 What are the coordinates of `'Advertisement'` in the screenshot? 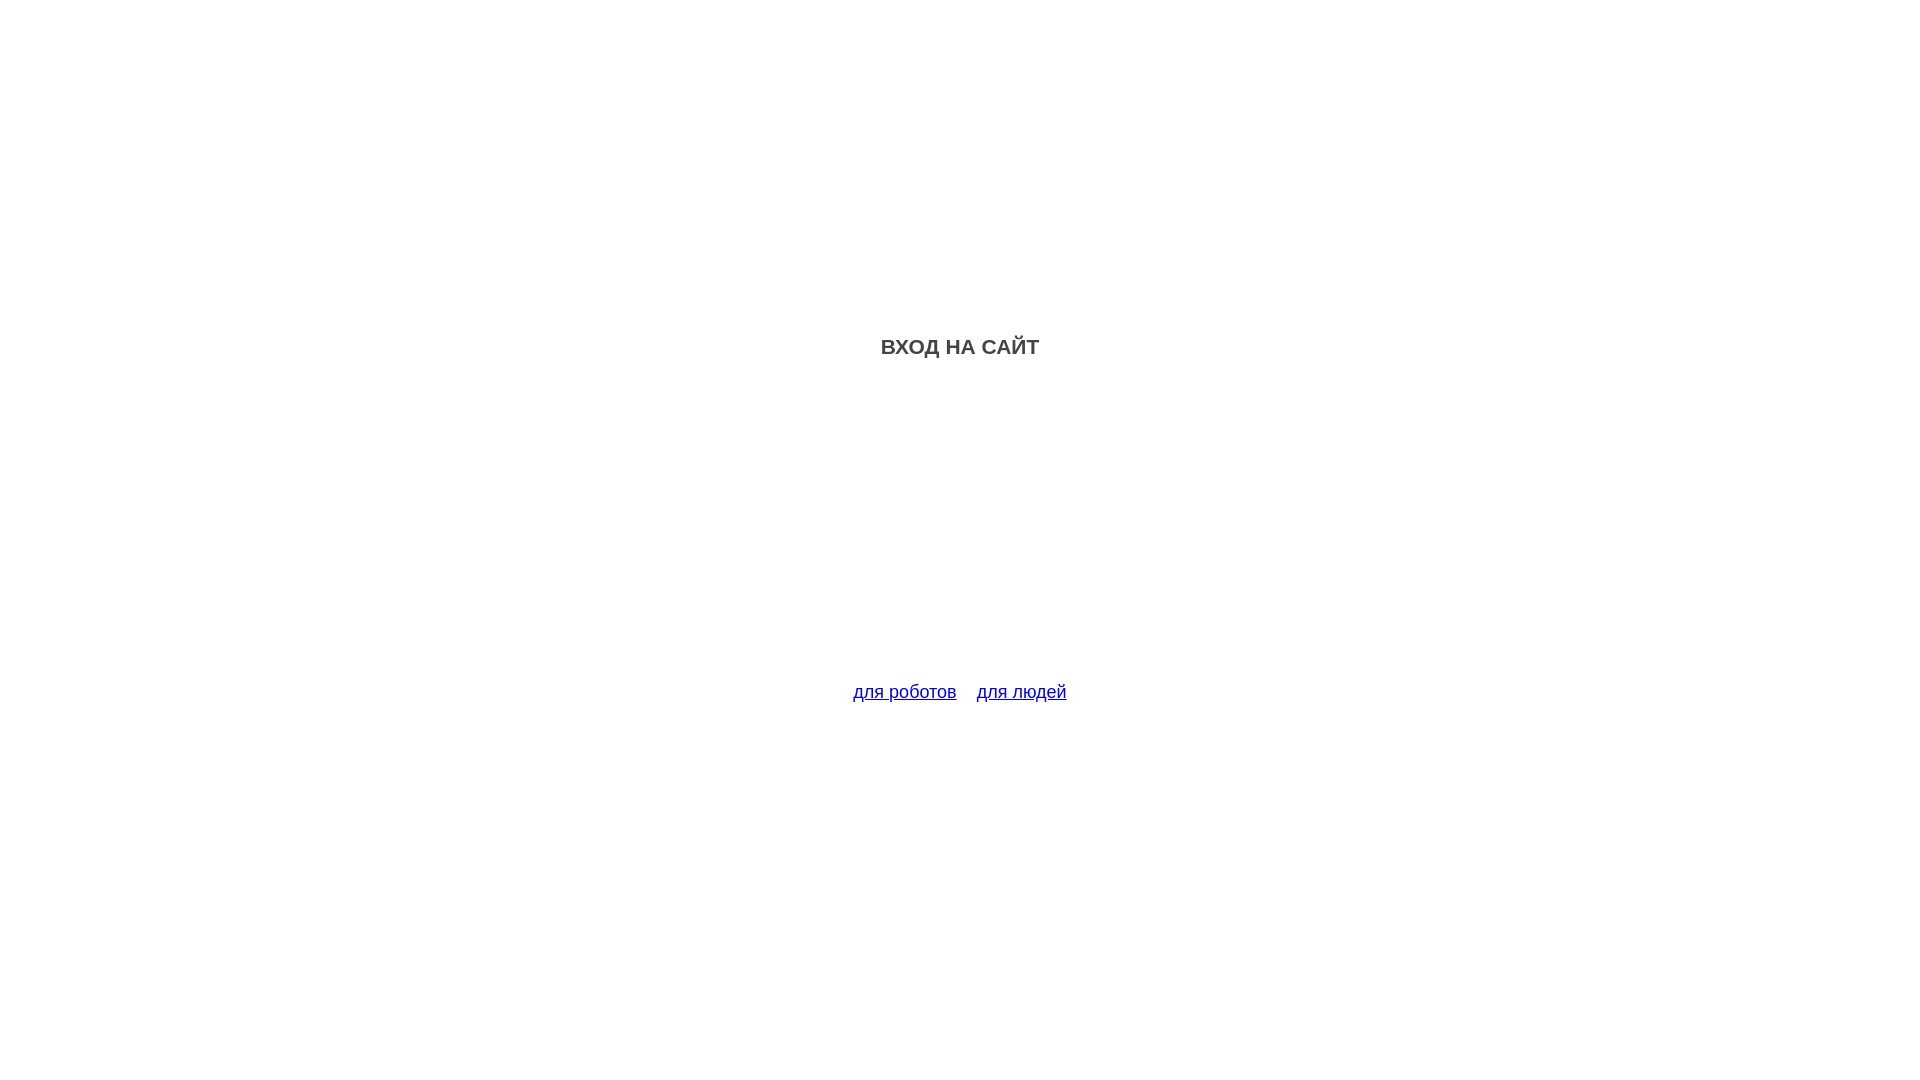 It's located at (960, 531).